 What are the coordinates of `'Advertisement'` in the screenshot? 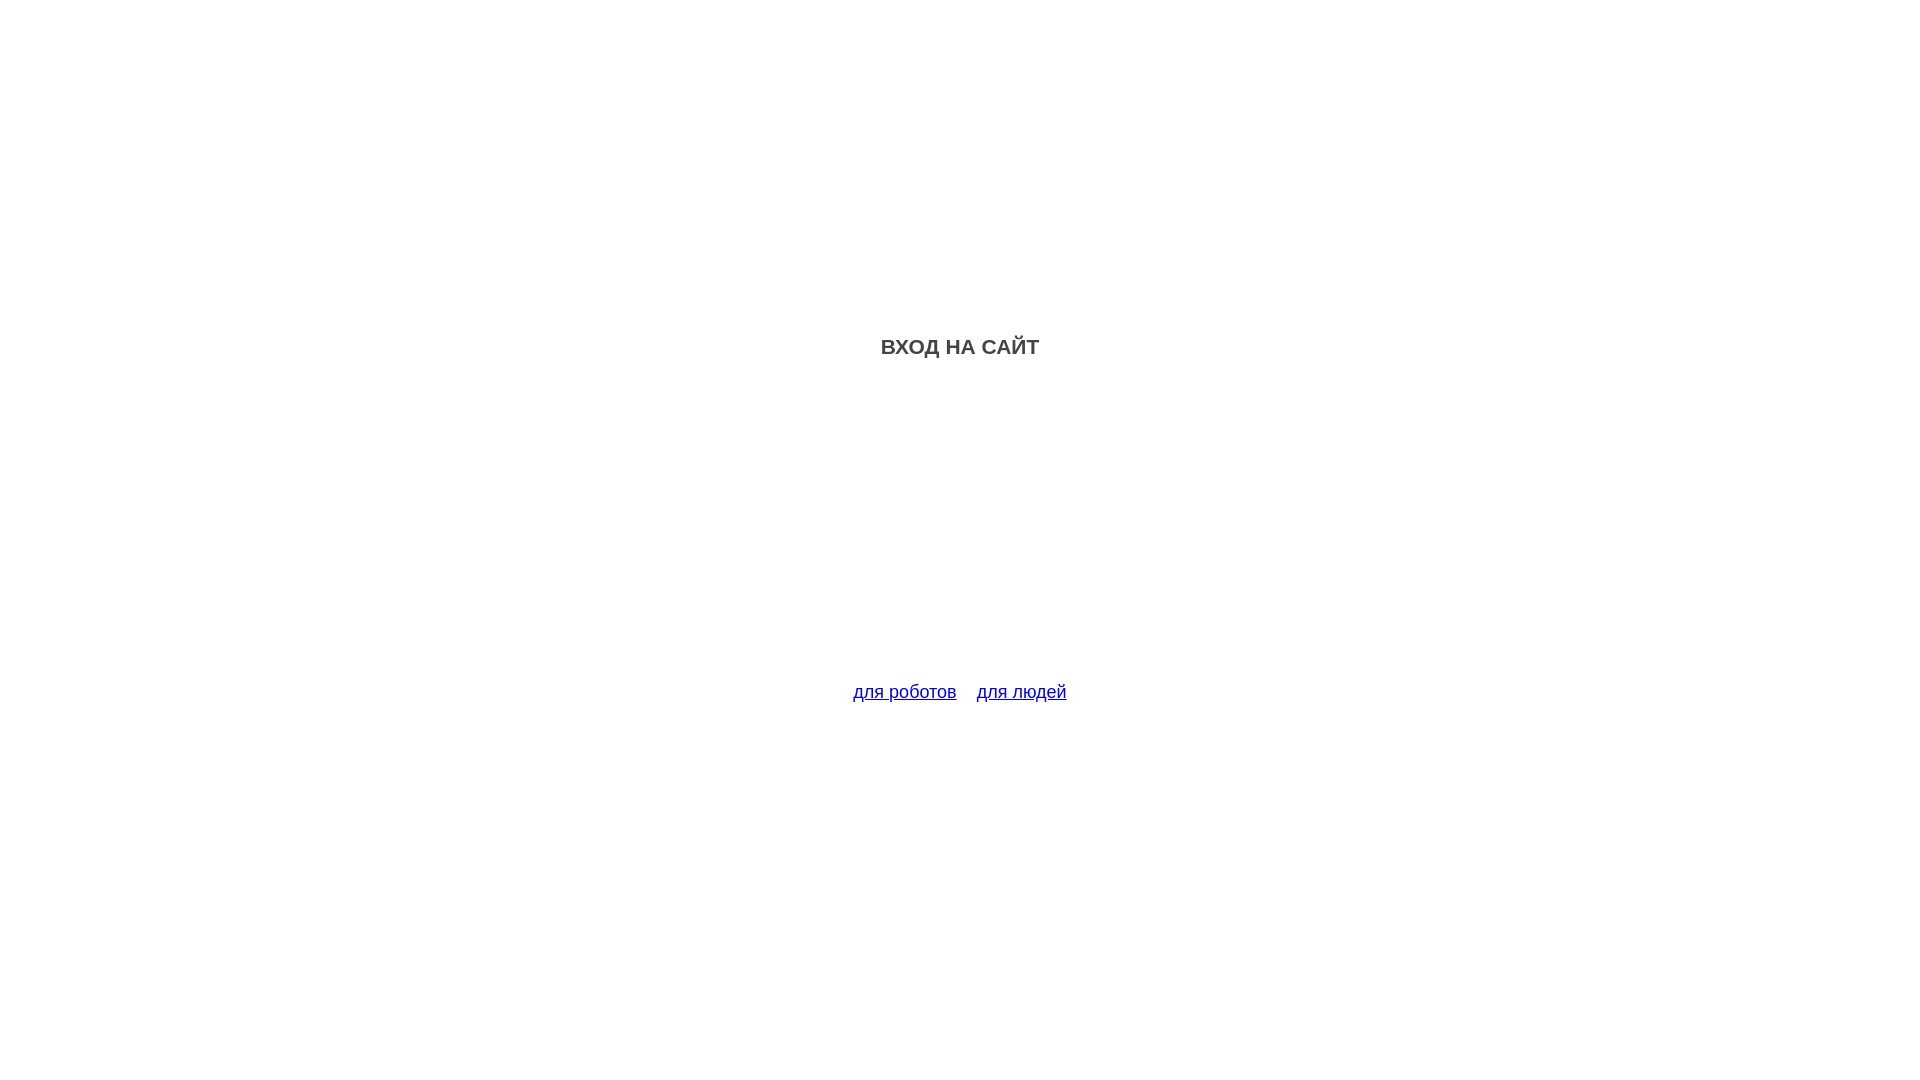 It's located at (960, 531).